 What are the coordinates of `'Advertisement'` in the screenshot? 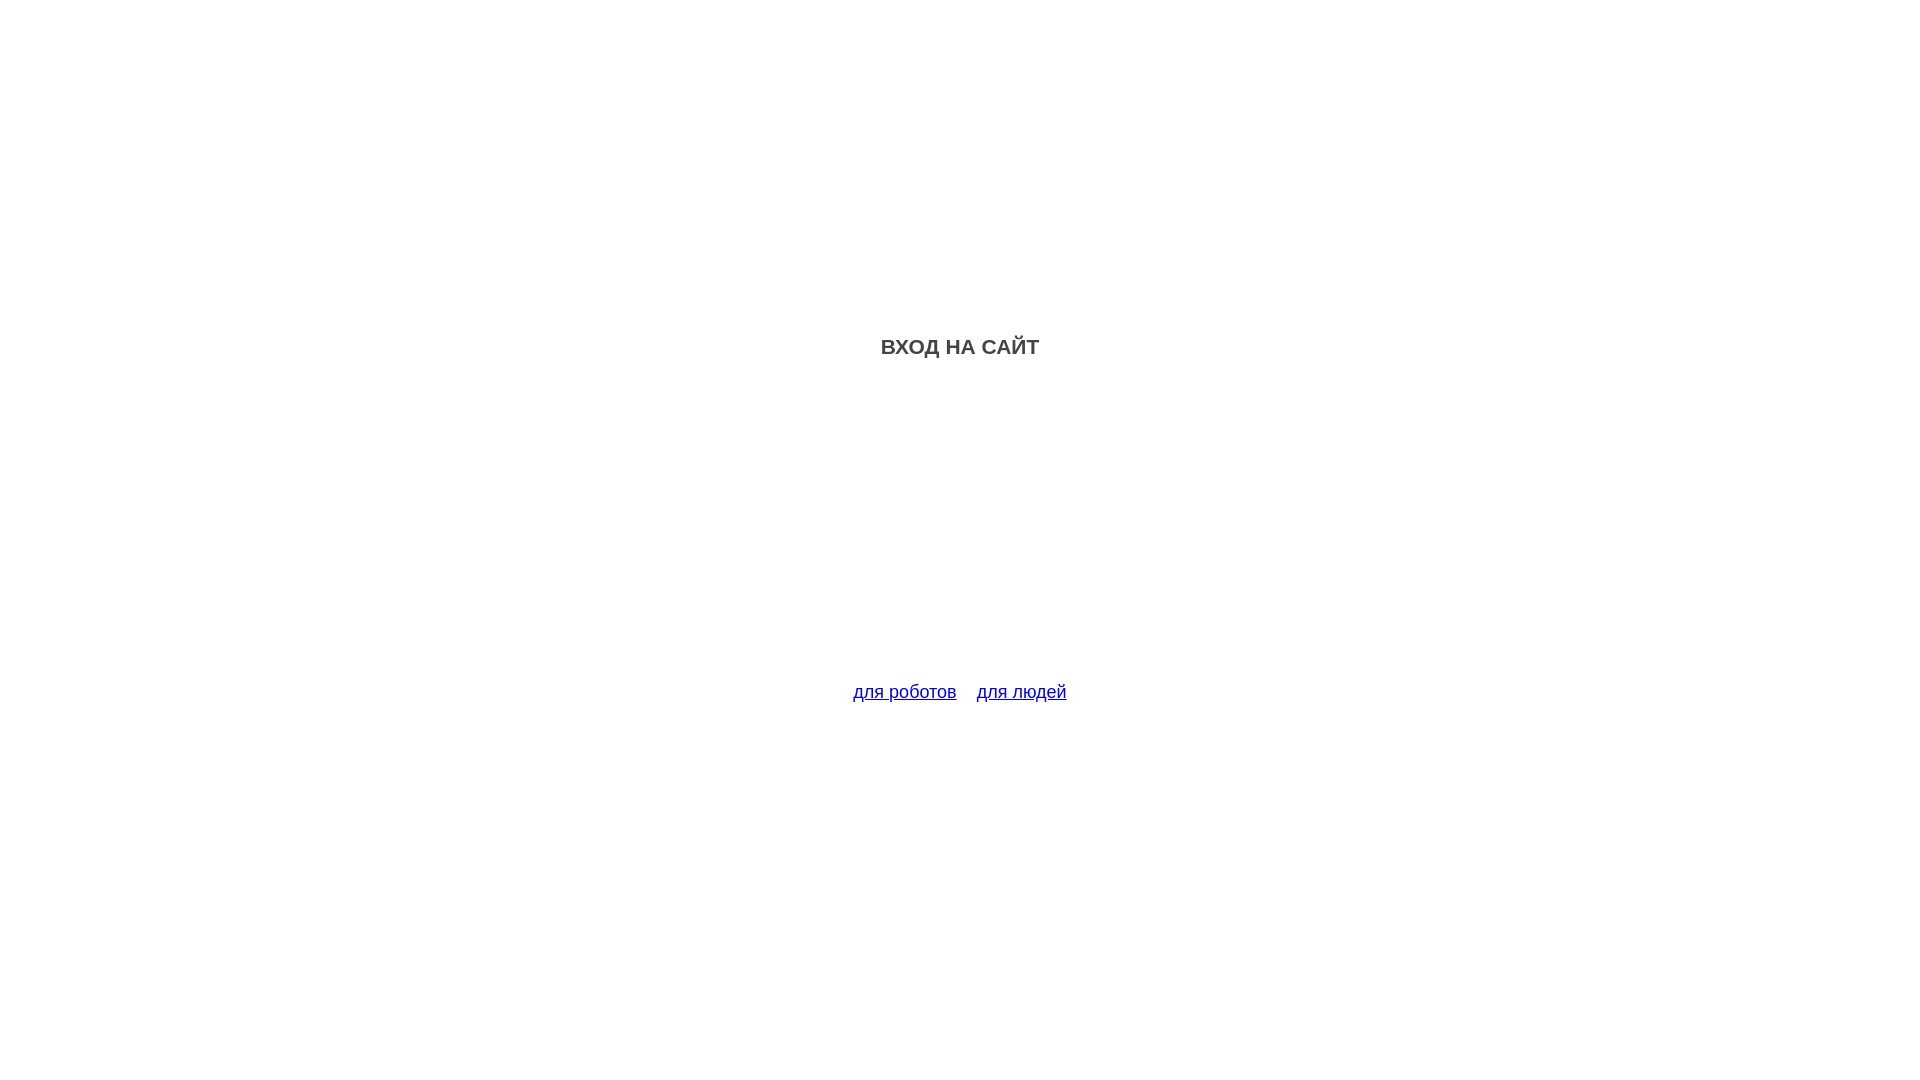 It's located at (960, 531).